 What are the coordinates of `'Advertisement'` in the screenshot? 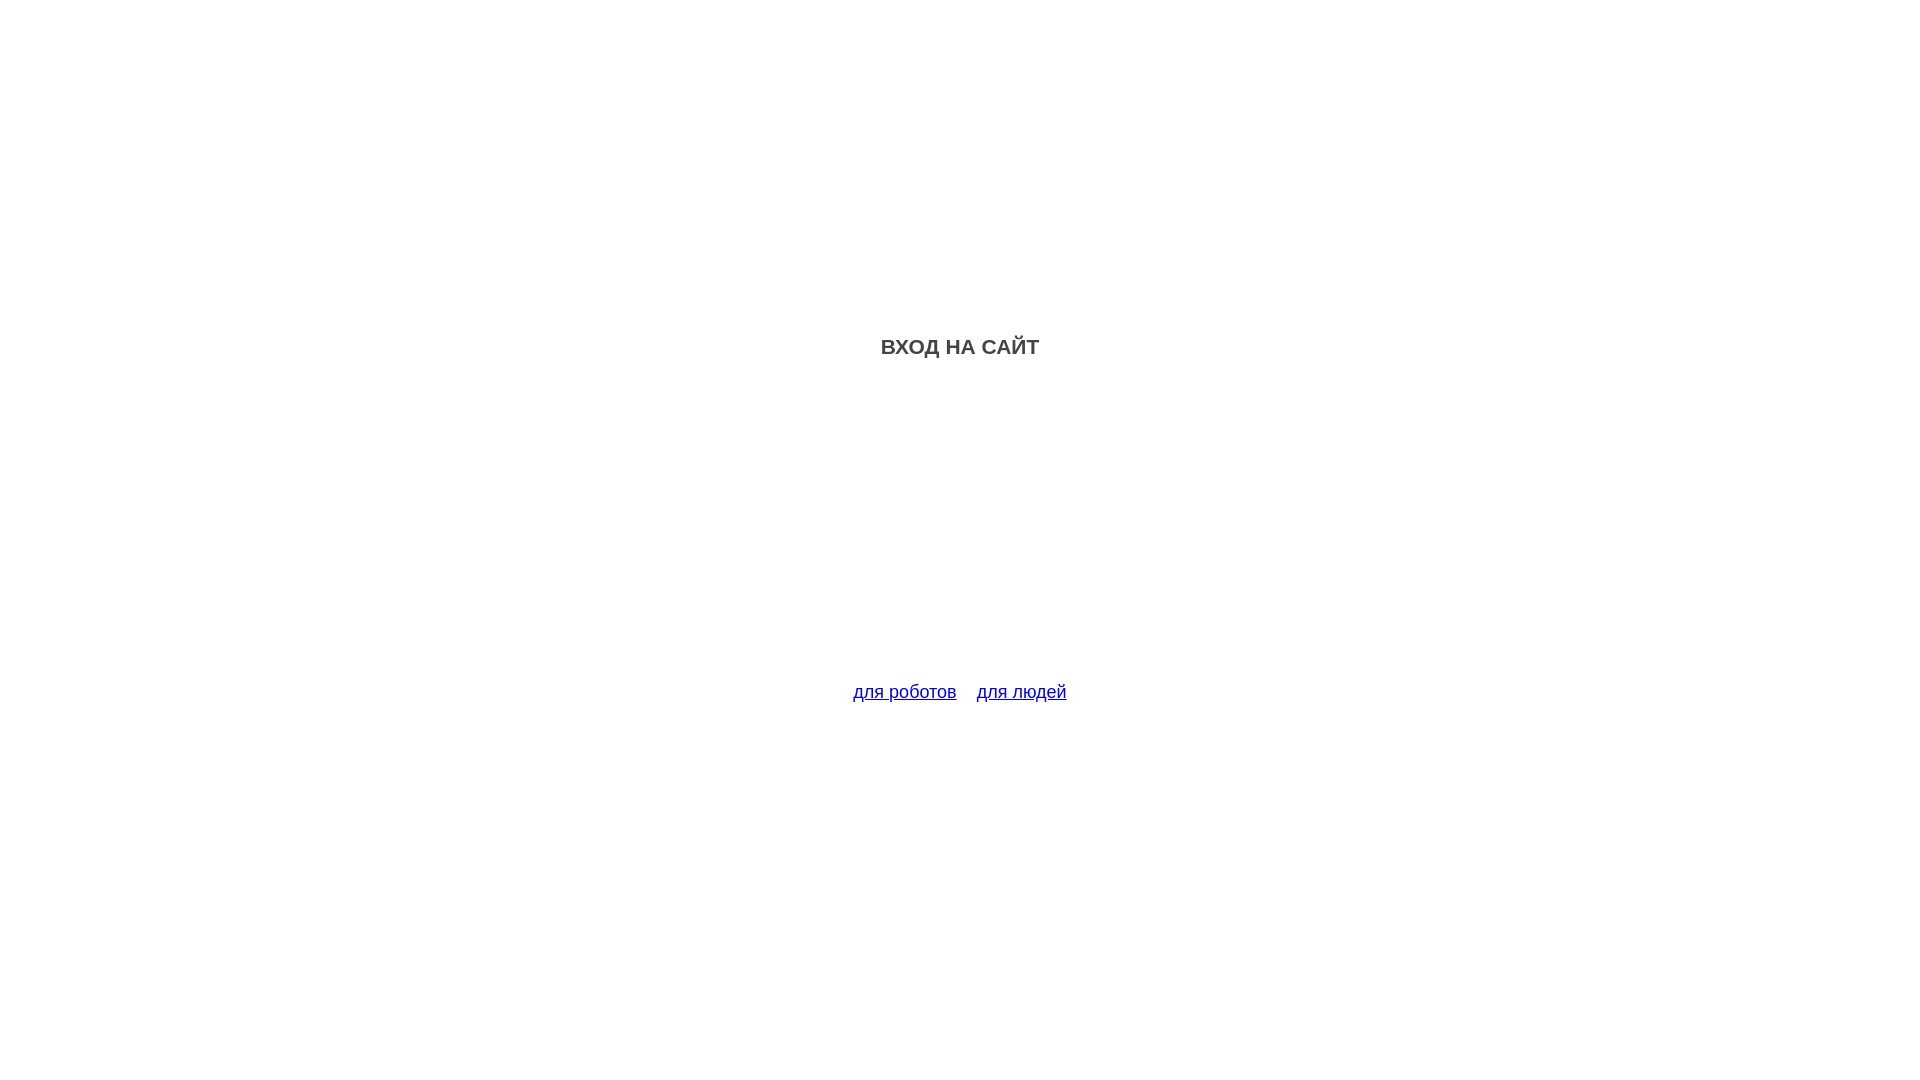 It's located at (960, 531).